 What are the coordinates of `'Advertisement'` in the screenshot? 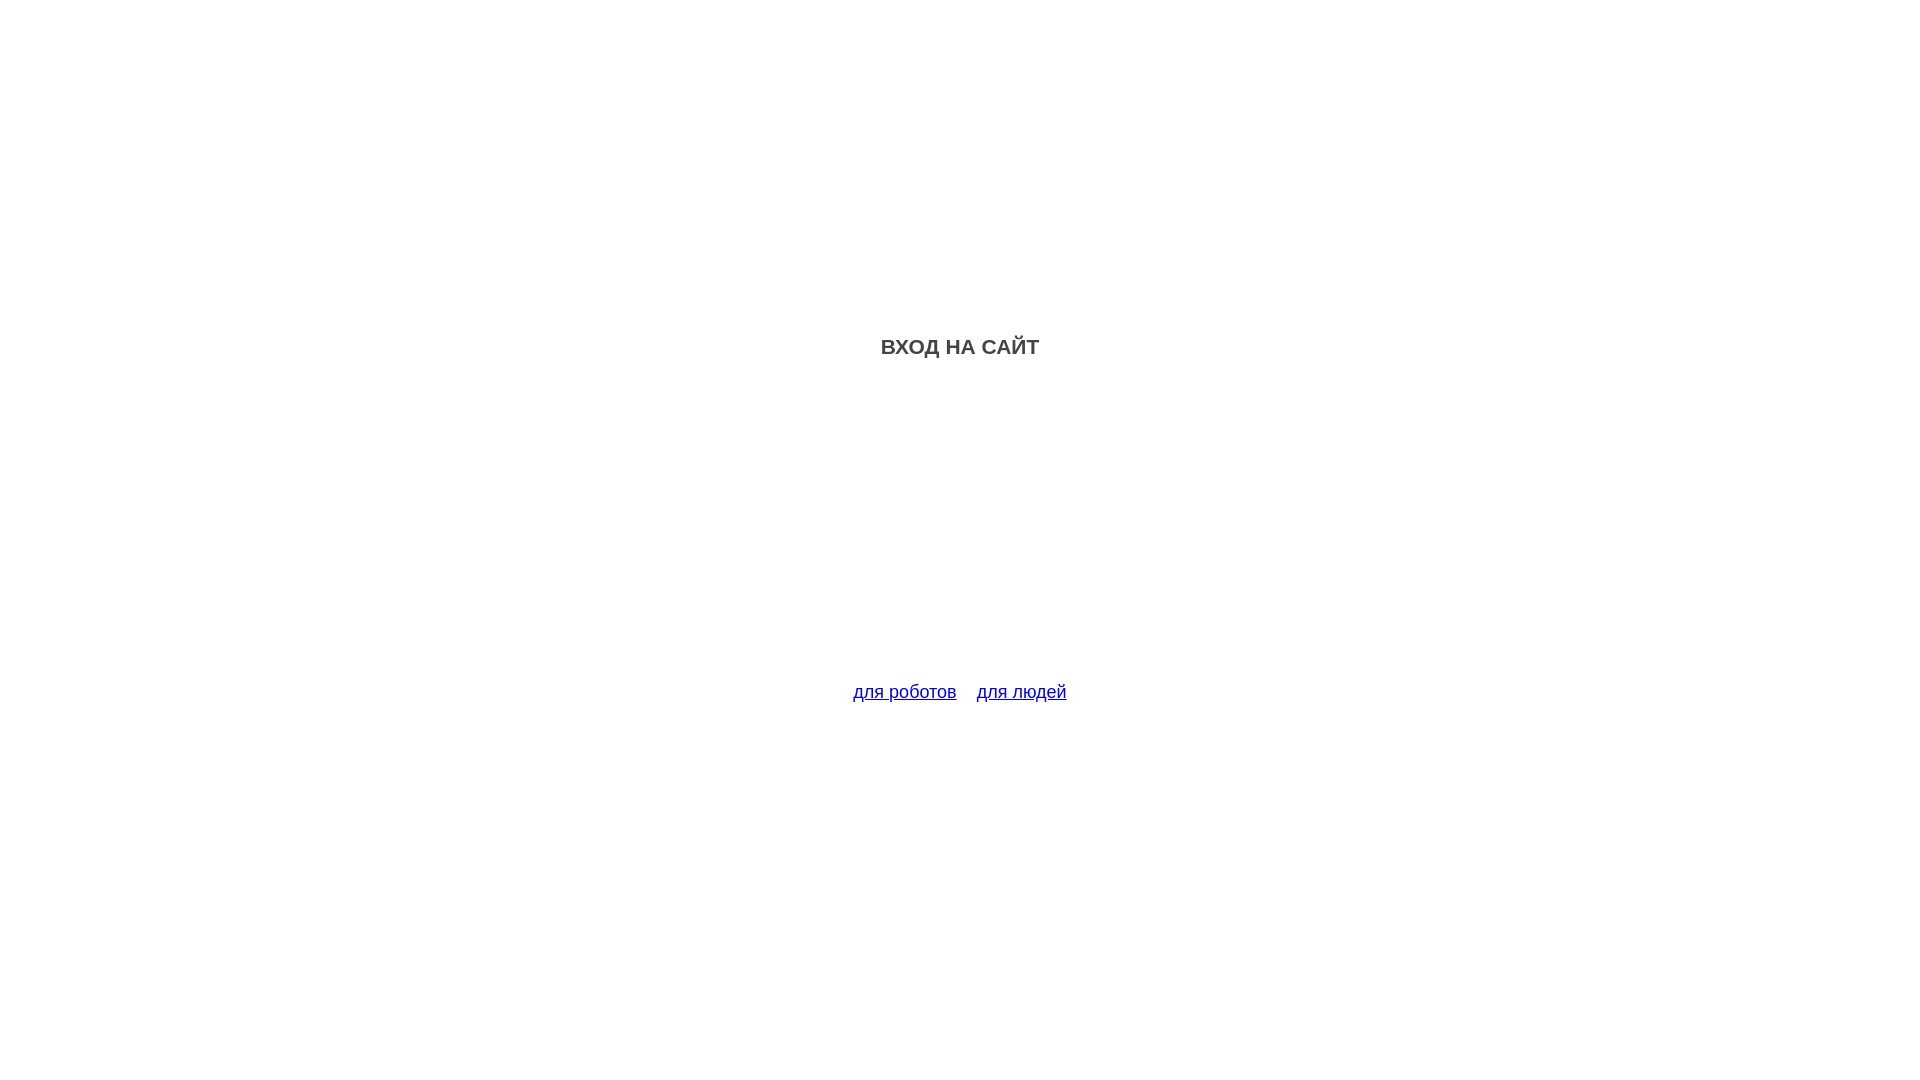 It's located at (960, 531).